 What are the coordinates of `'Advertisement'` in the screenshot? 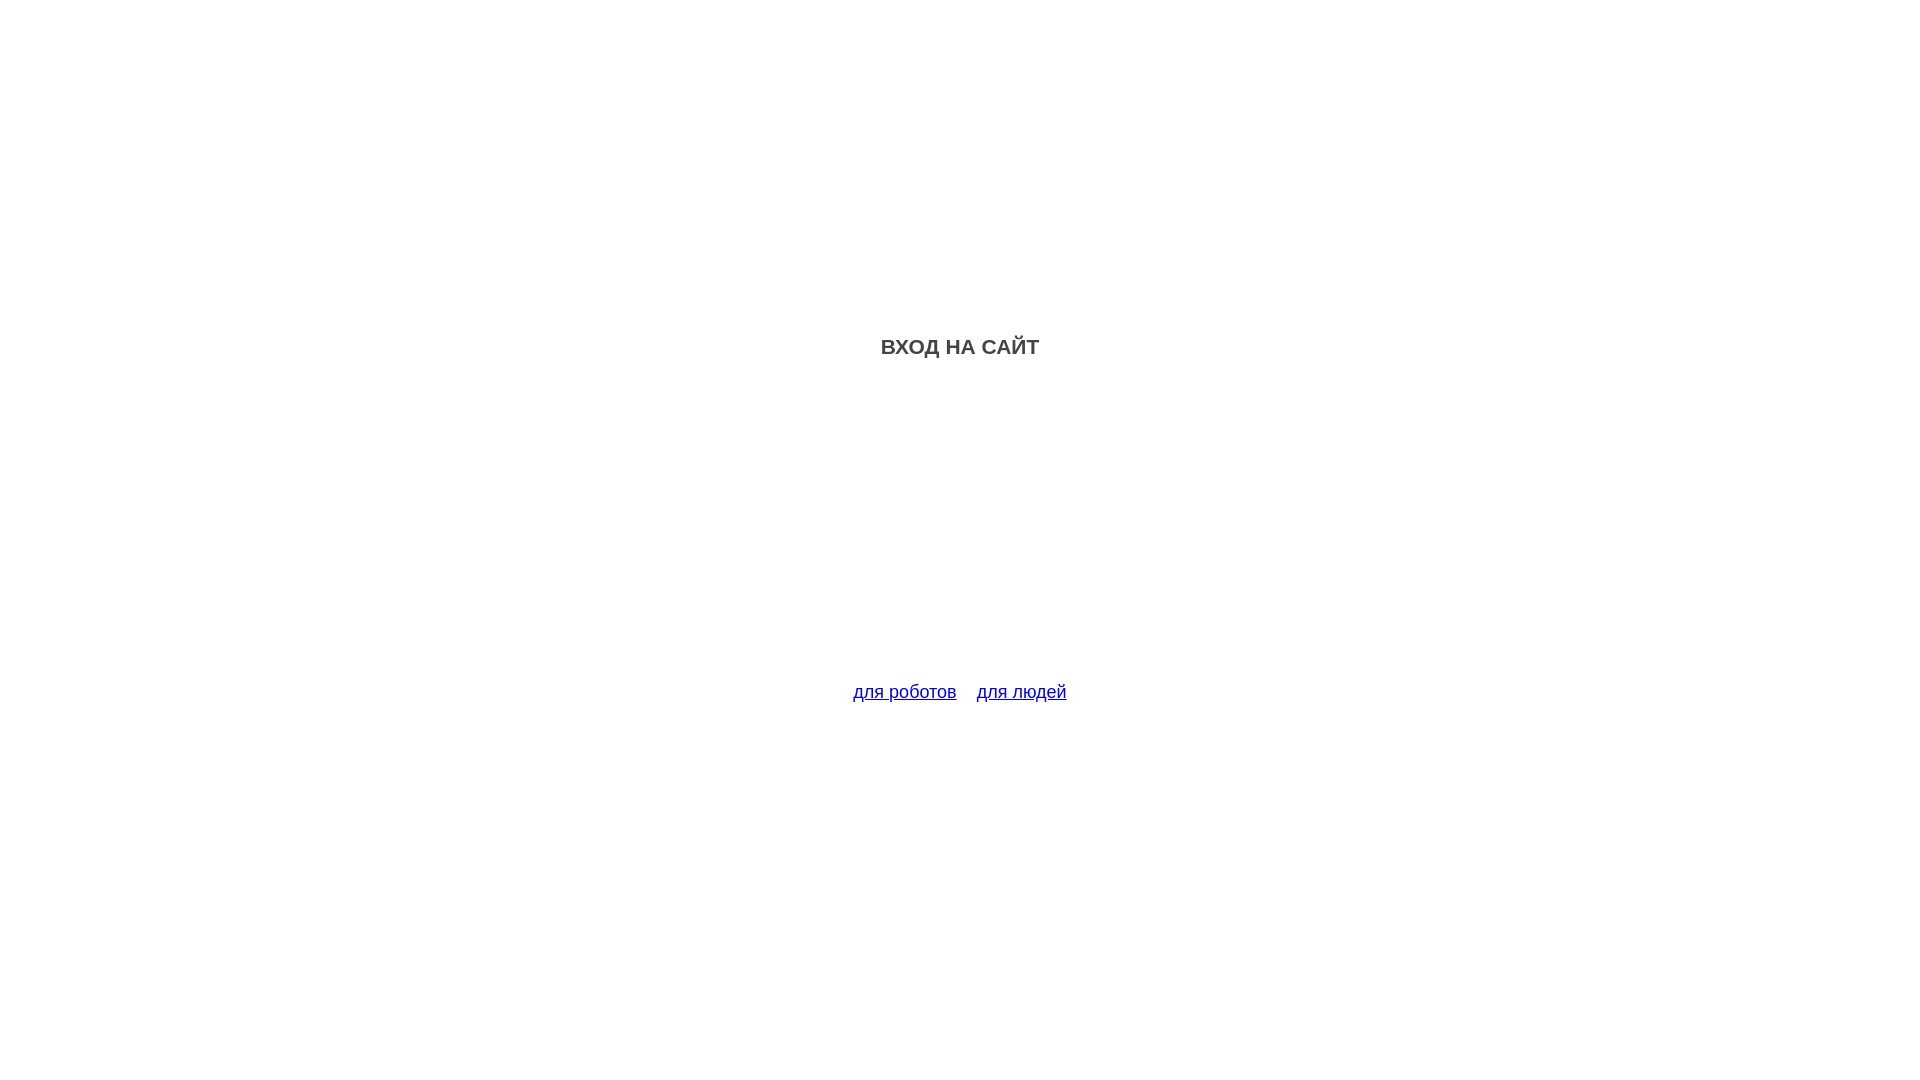 It's located at (960, 531).